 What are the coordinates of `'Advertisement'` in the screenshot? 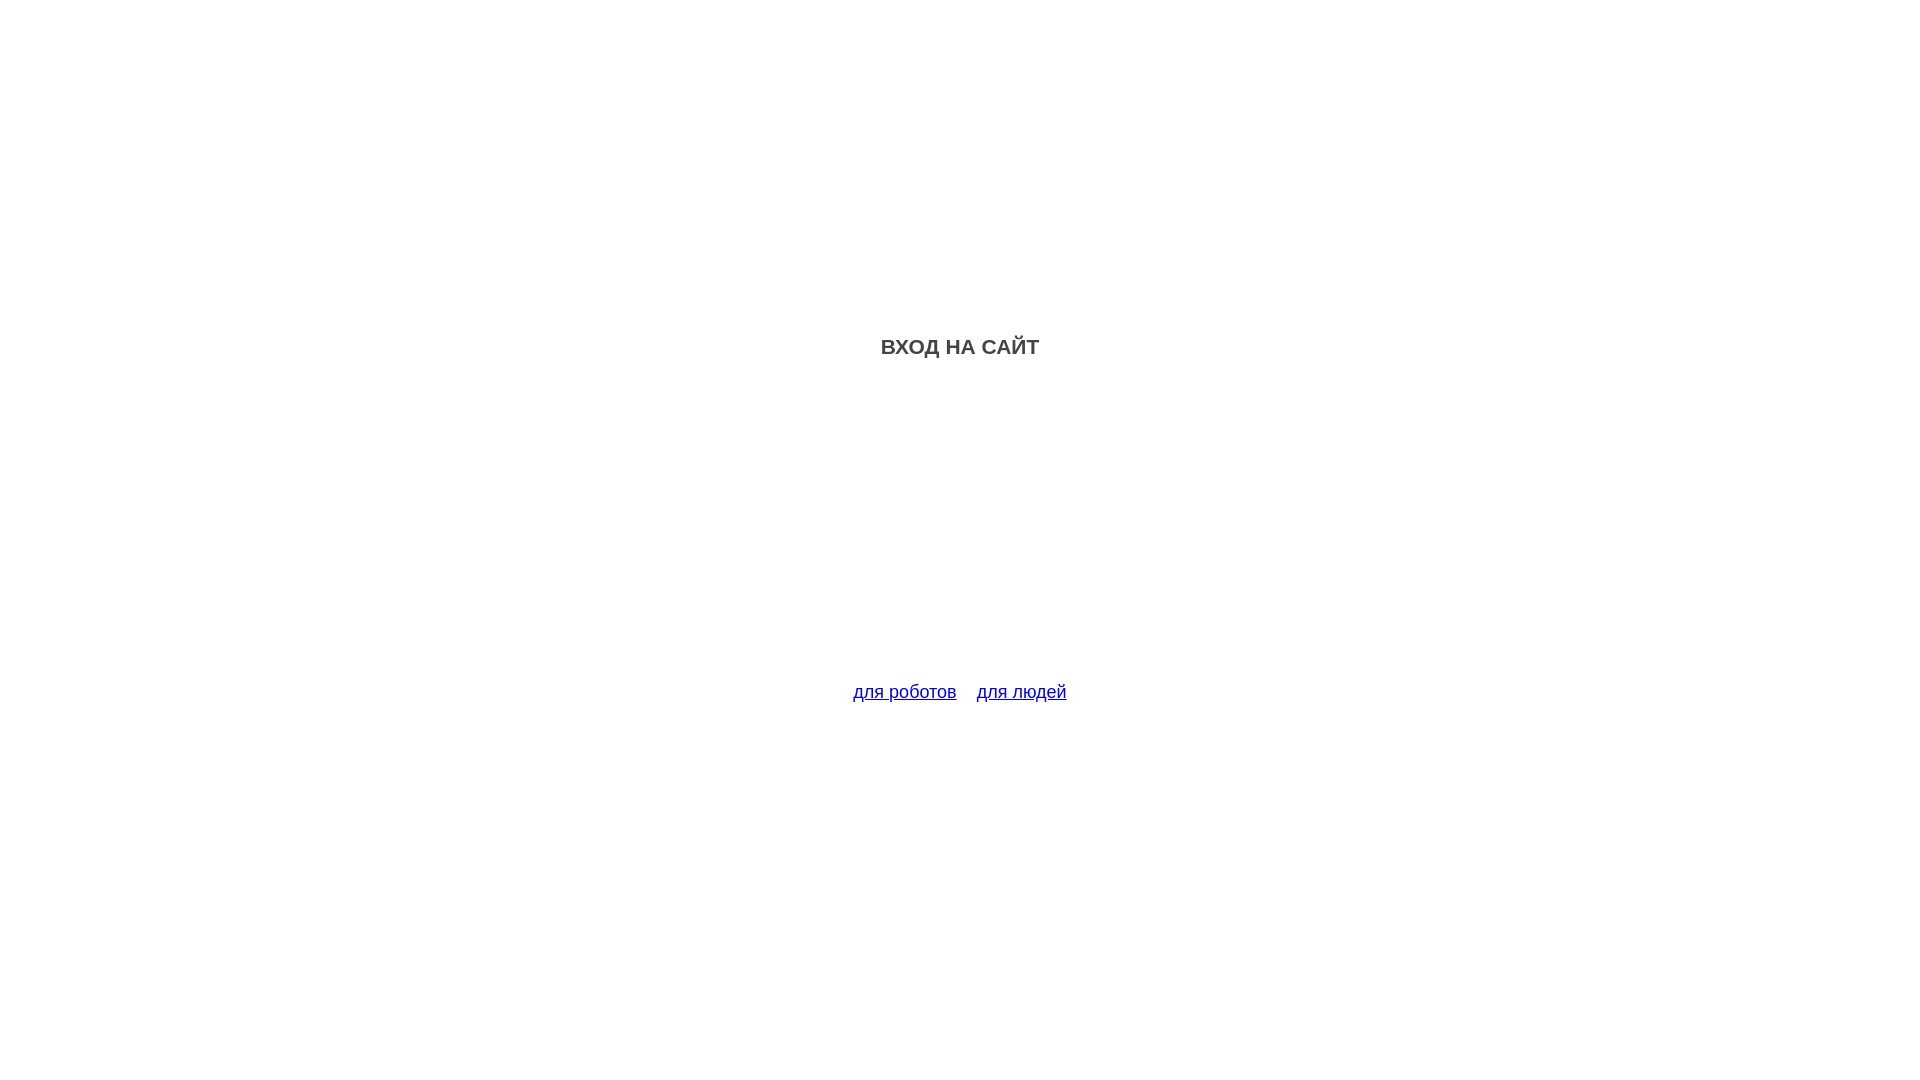 It's located at (960, 531).